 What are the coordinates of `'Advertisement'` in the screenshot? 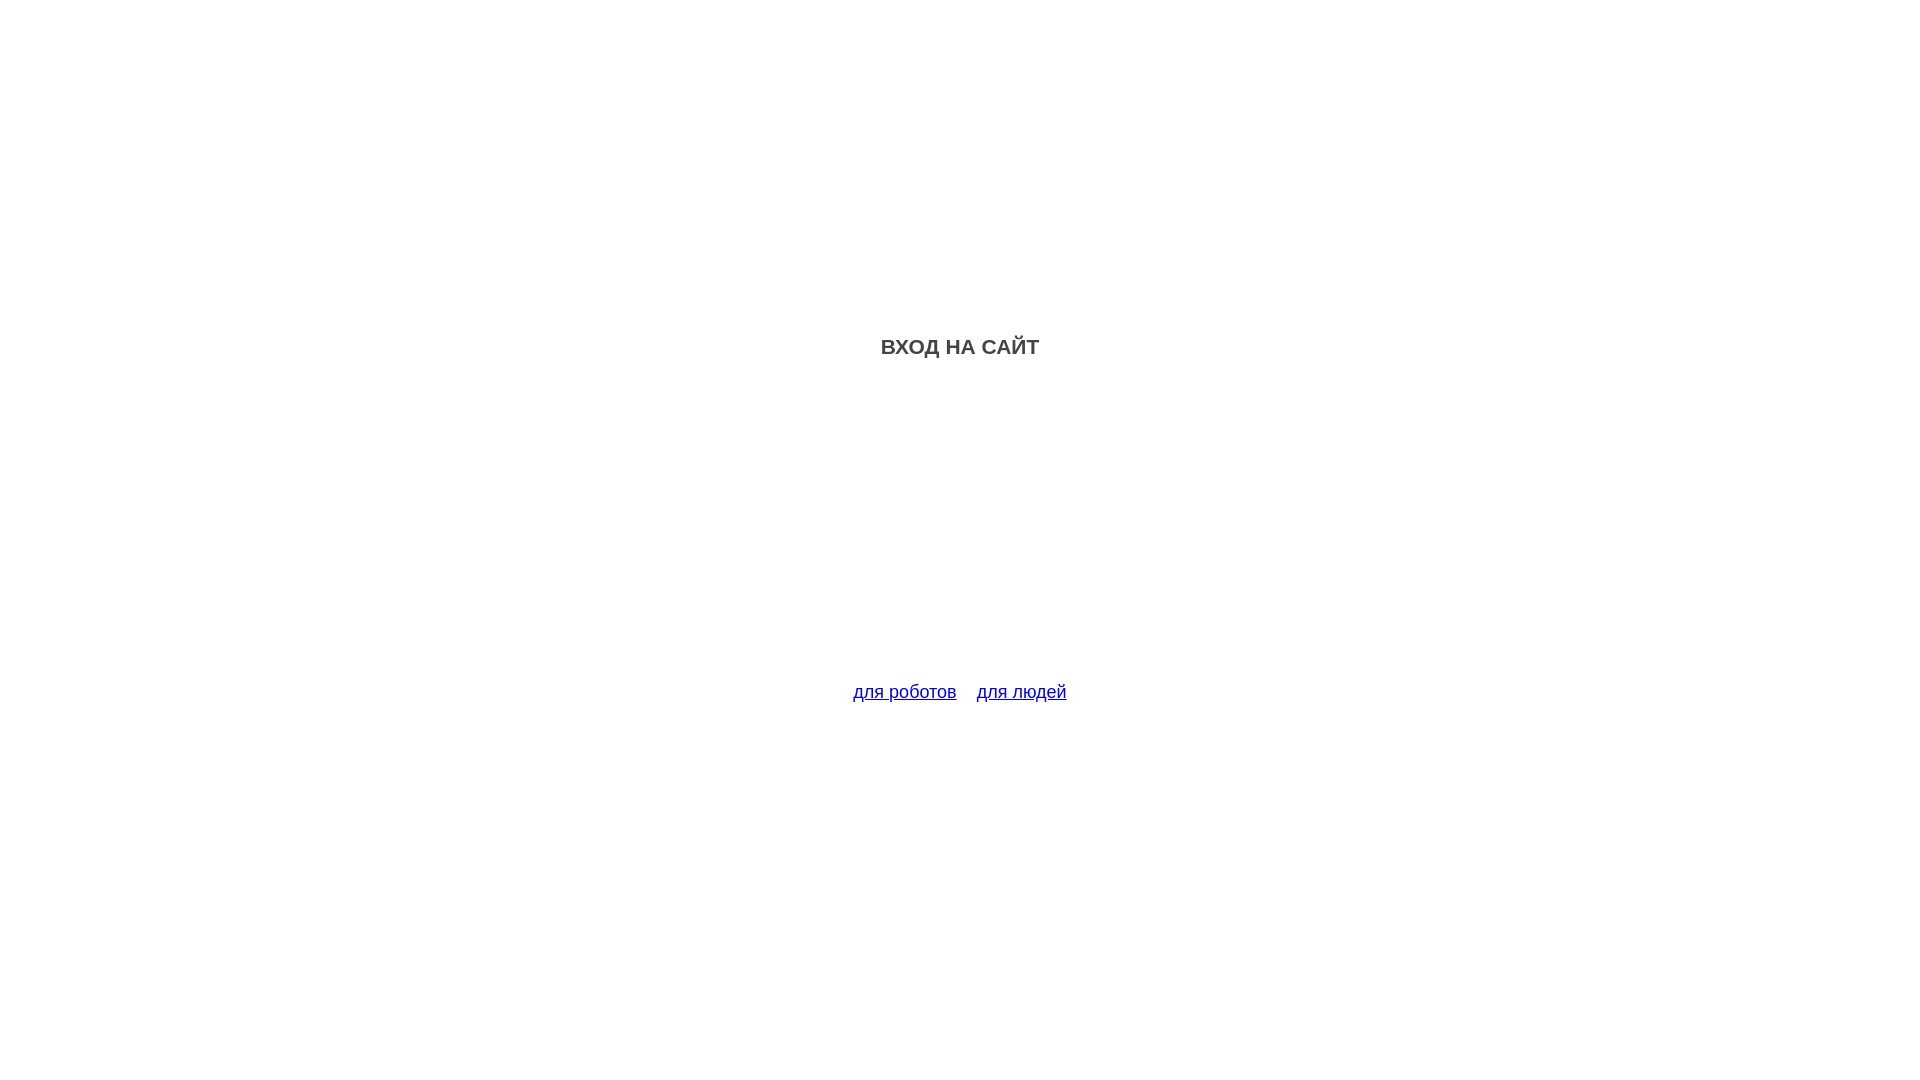 It's located at (960, 531).